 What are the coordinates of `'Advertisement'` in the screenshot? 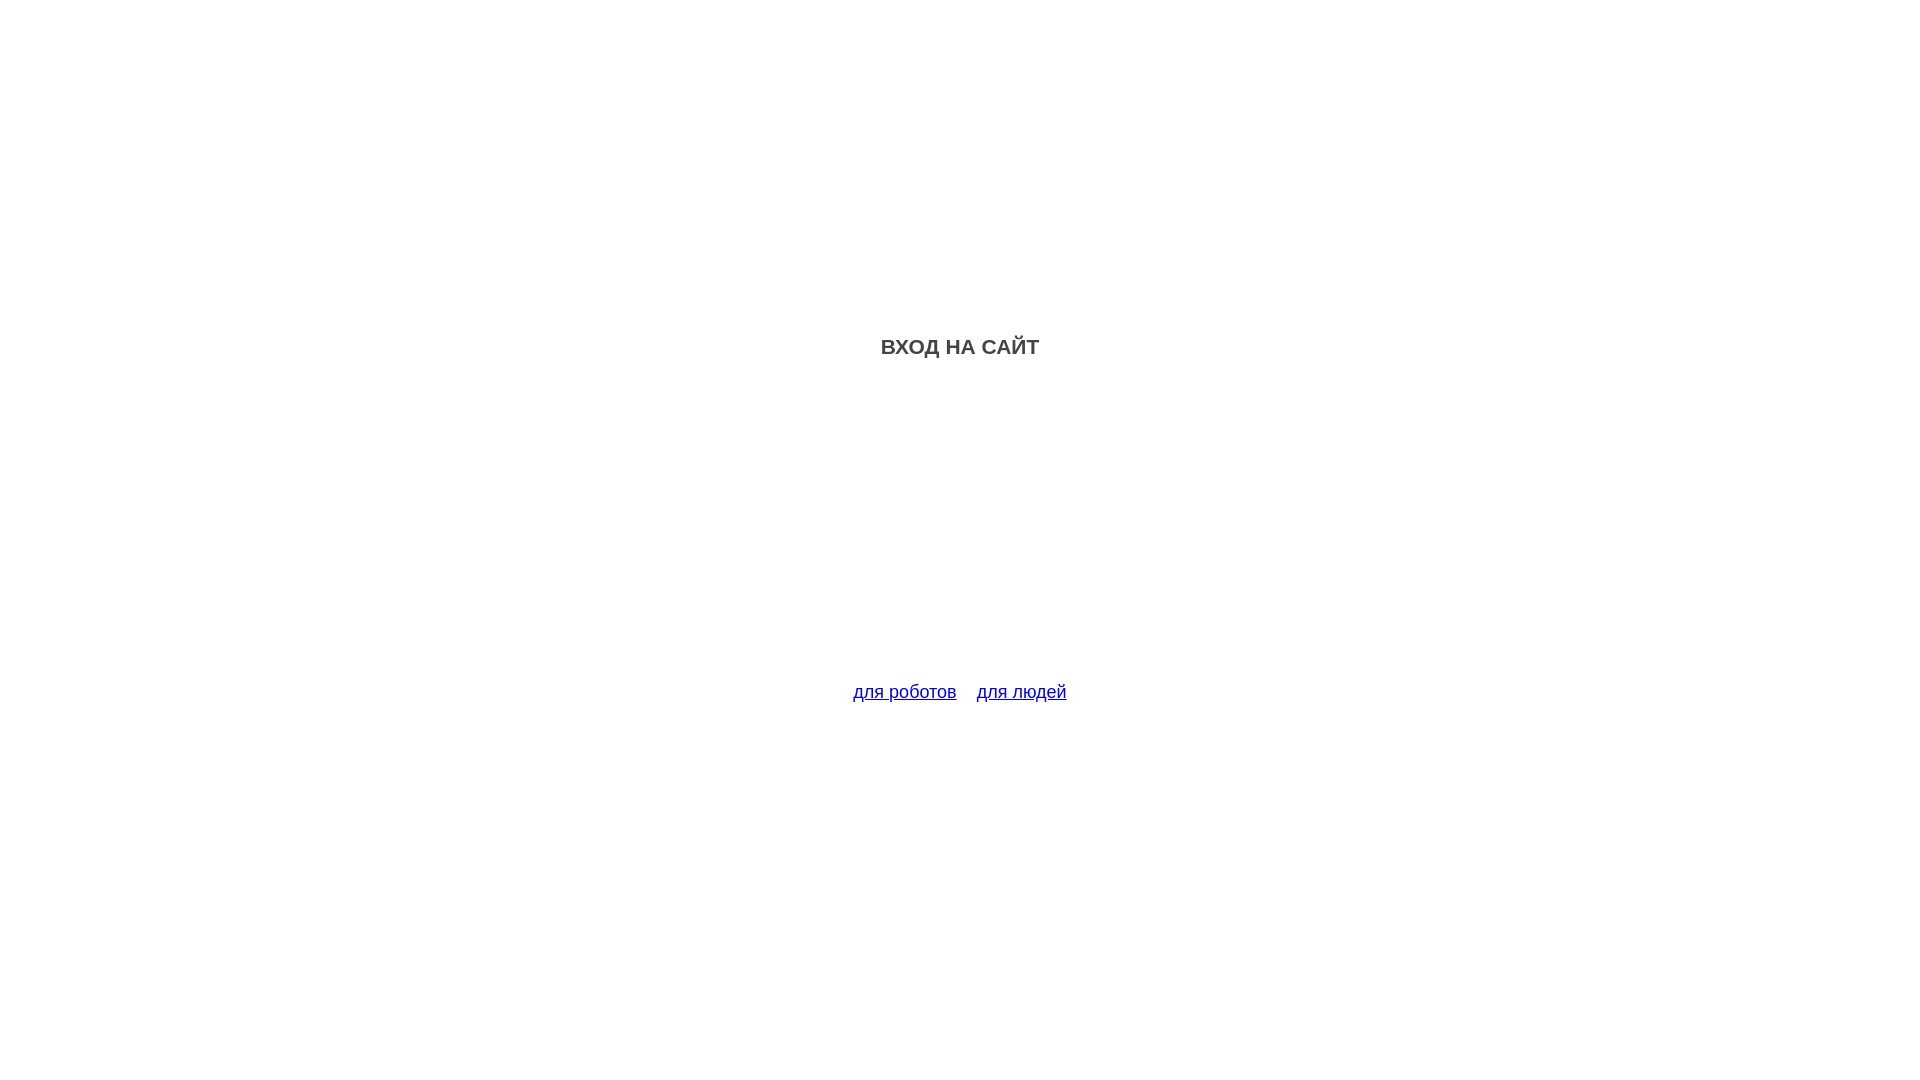 It's located at (960, 531).